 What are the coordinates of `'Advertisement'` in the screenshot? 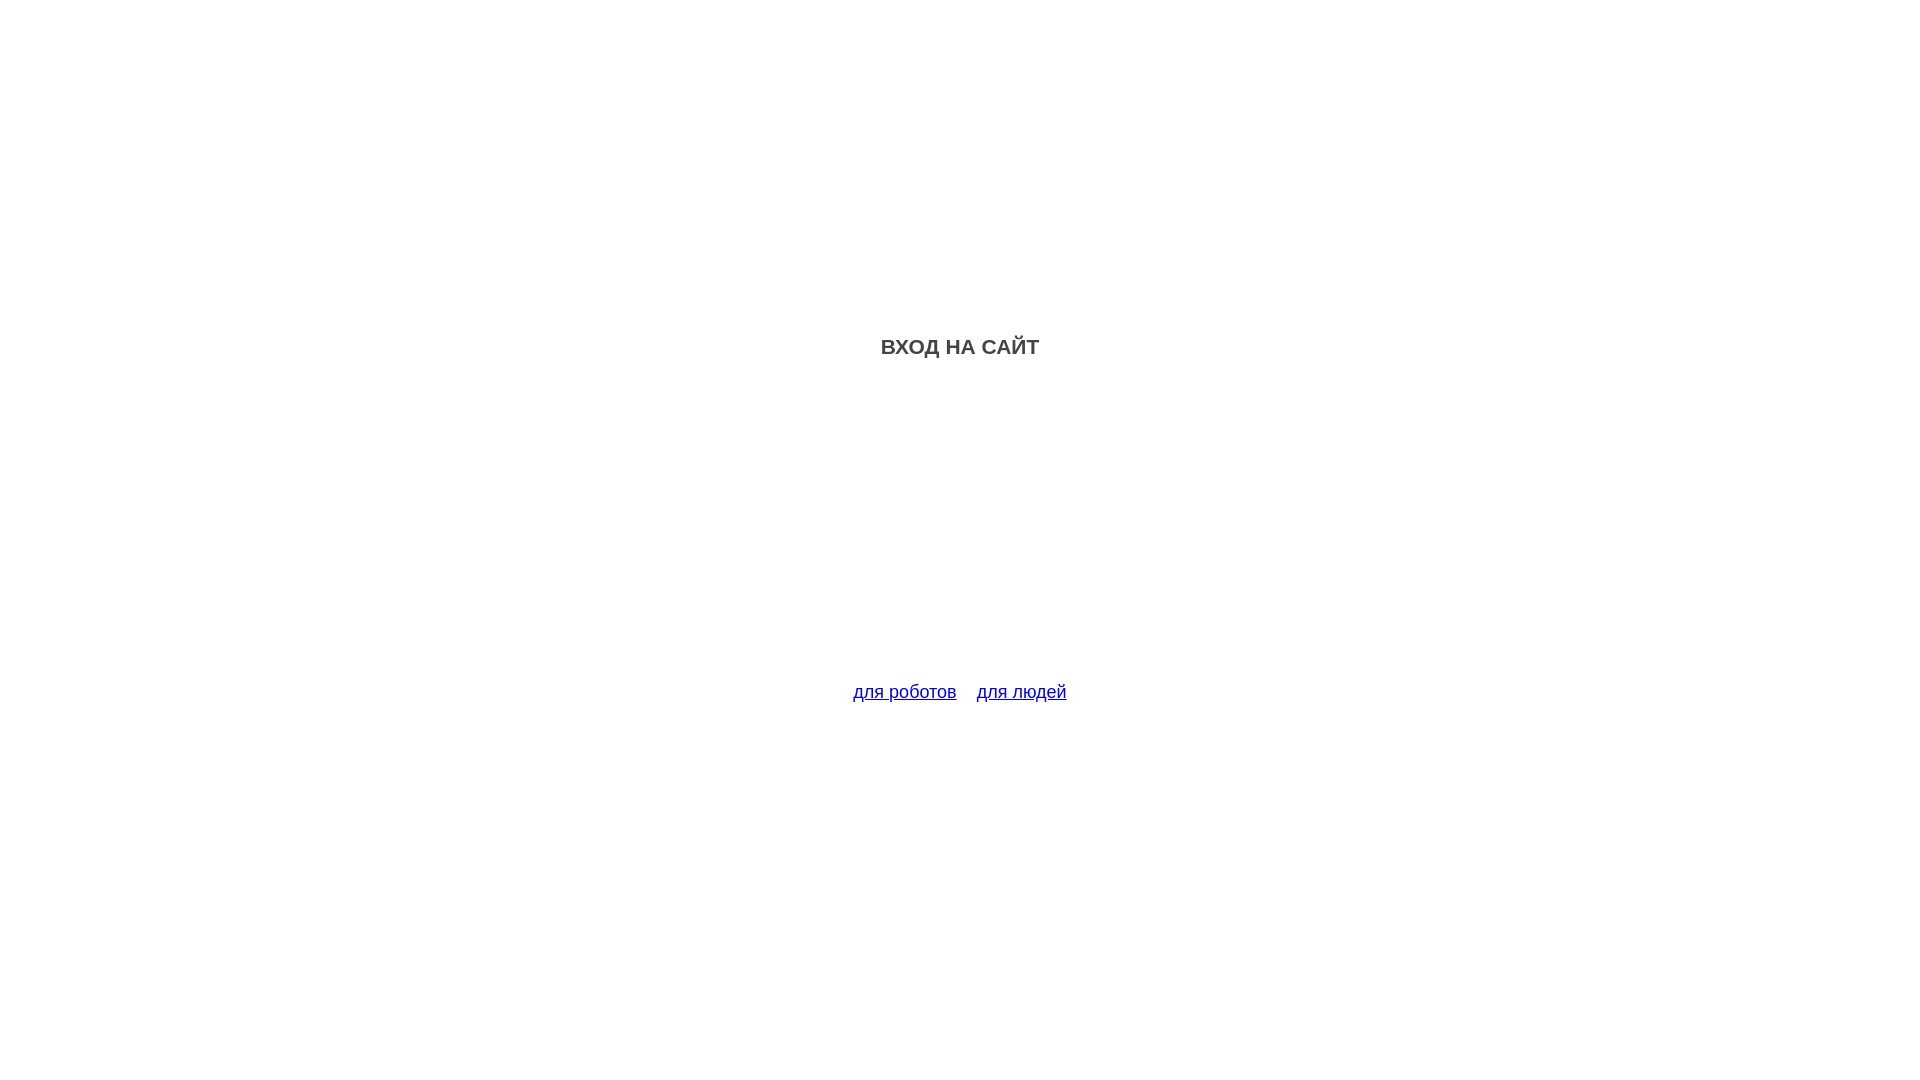 It's located at (960, 531).